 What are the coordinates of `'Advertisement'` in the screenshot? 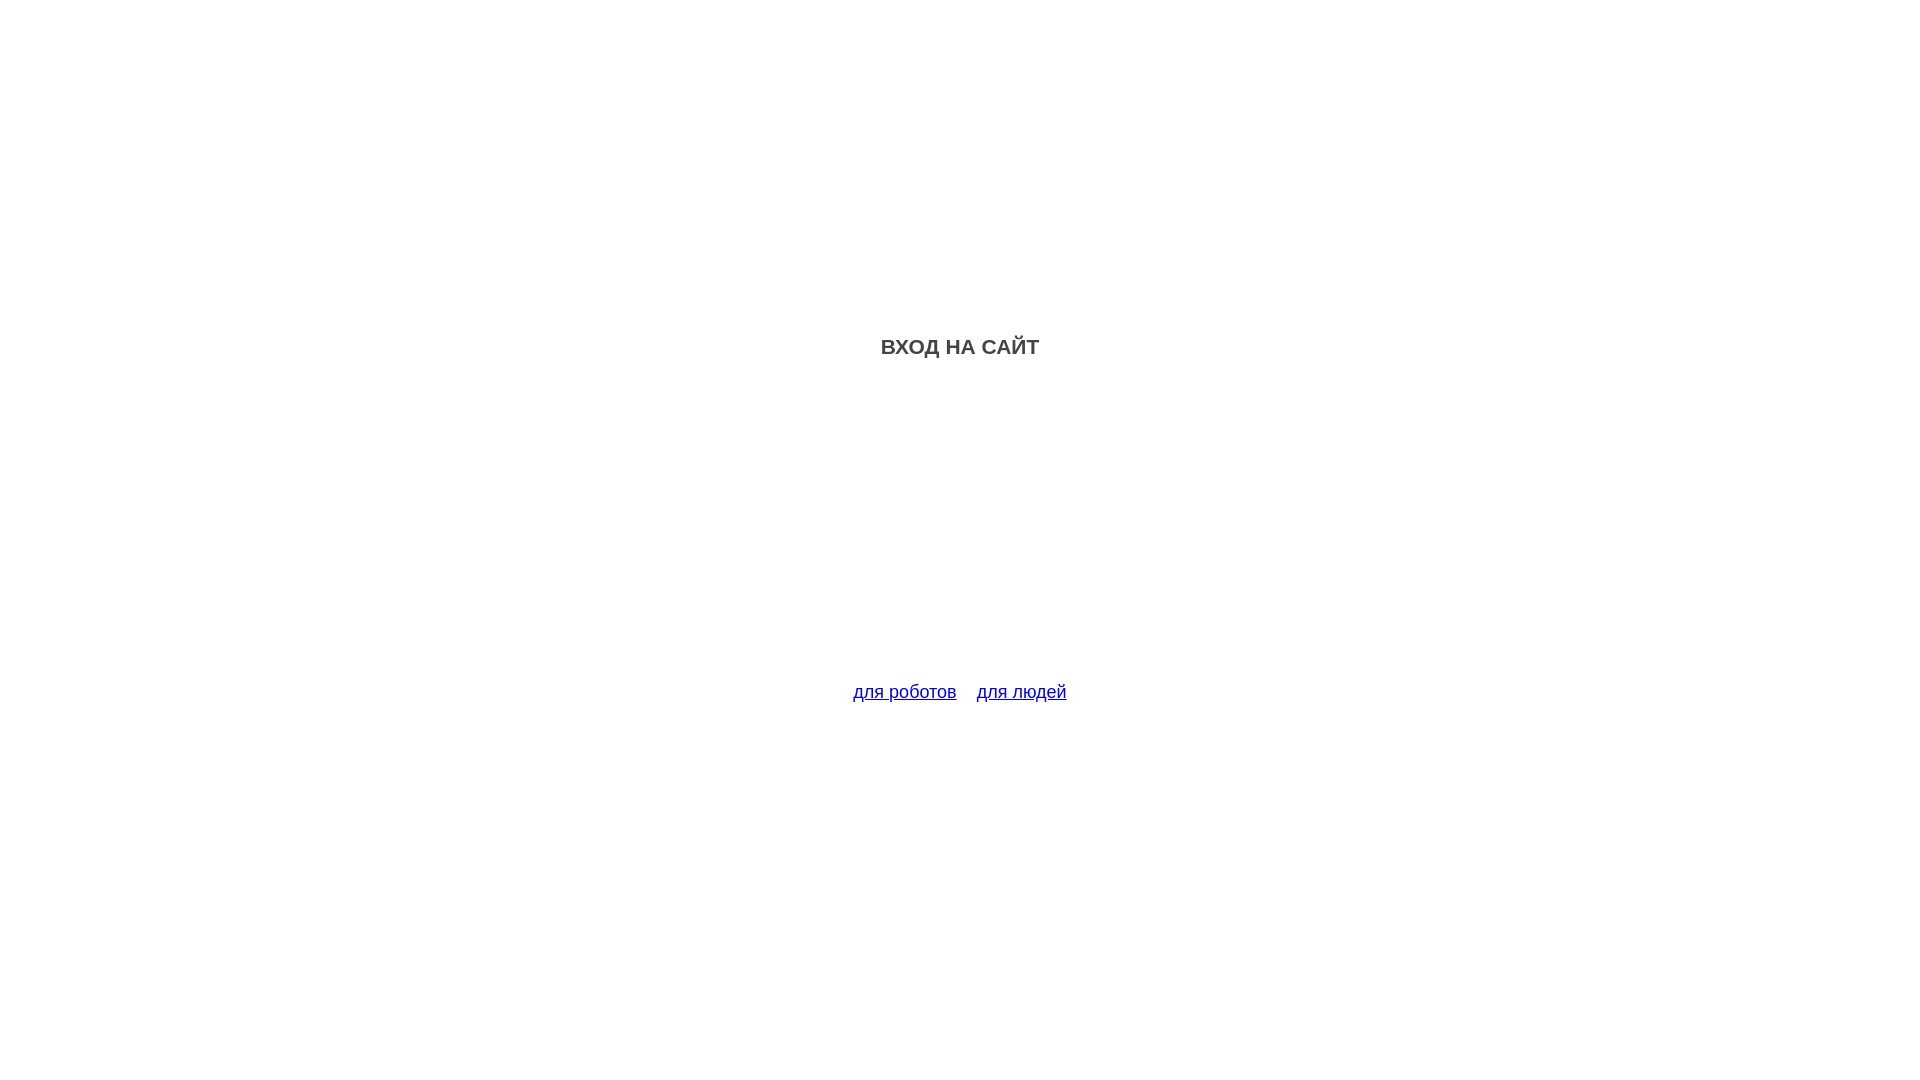 It's located at (960, 531).